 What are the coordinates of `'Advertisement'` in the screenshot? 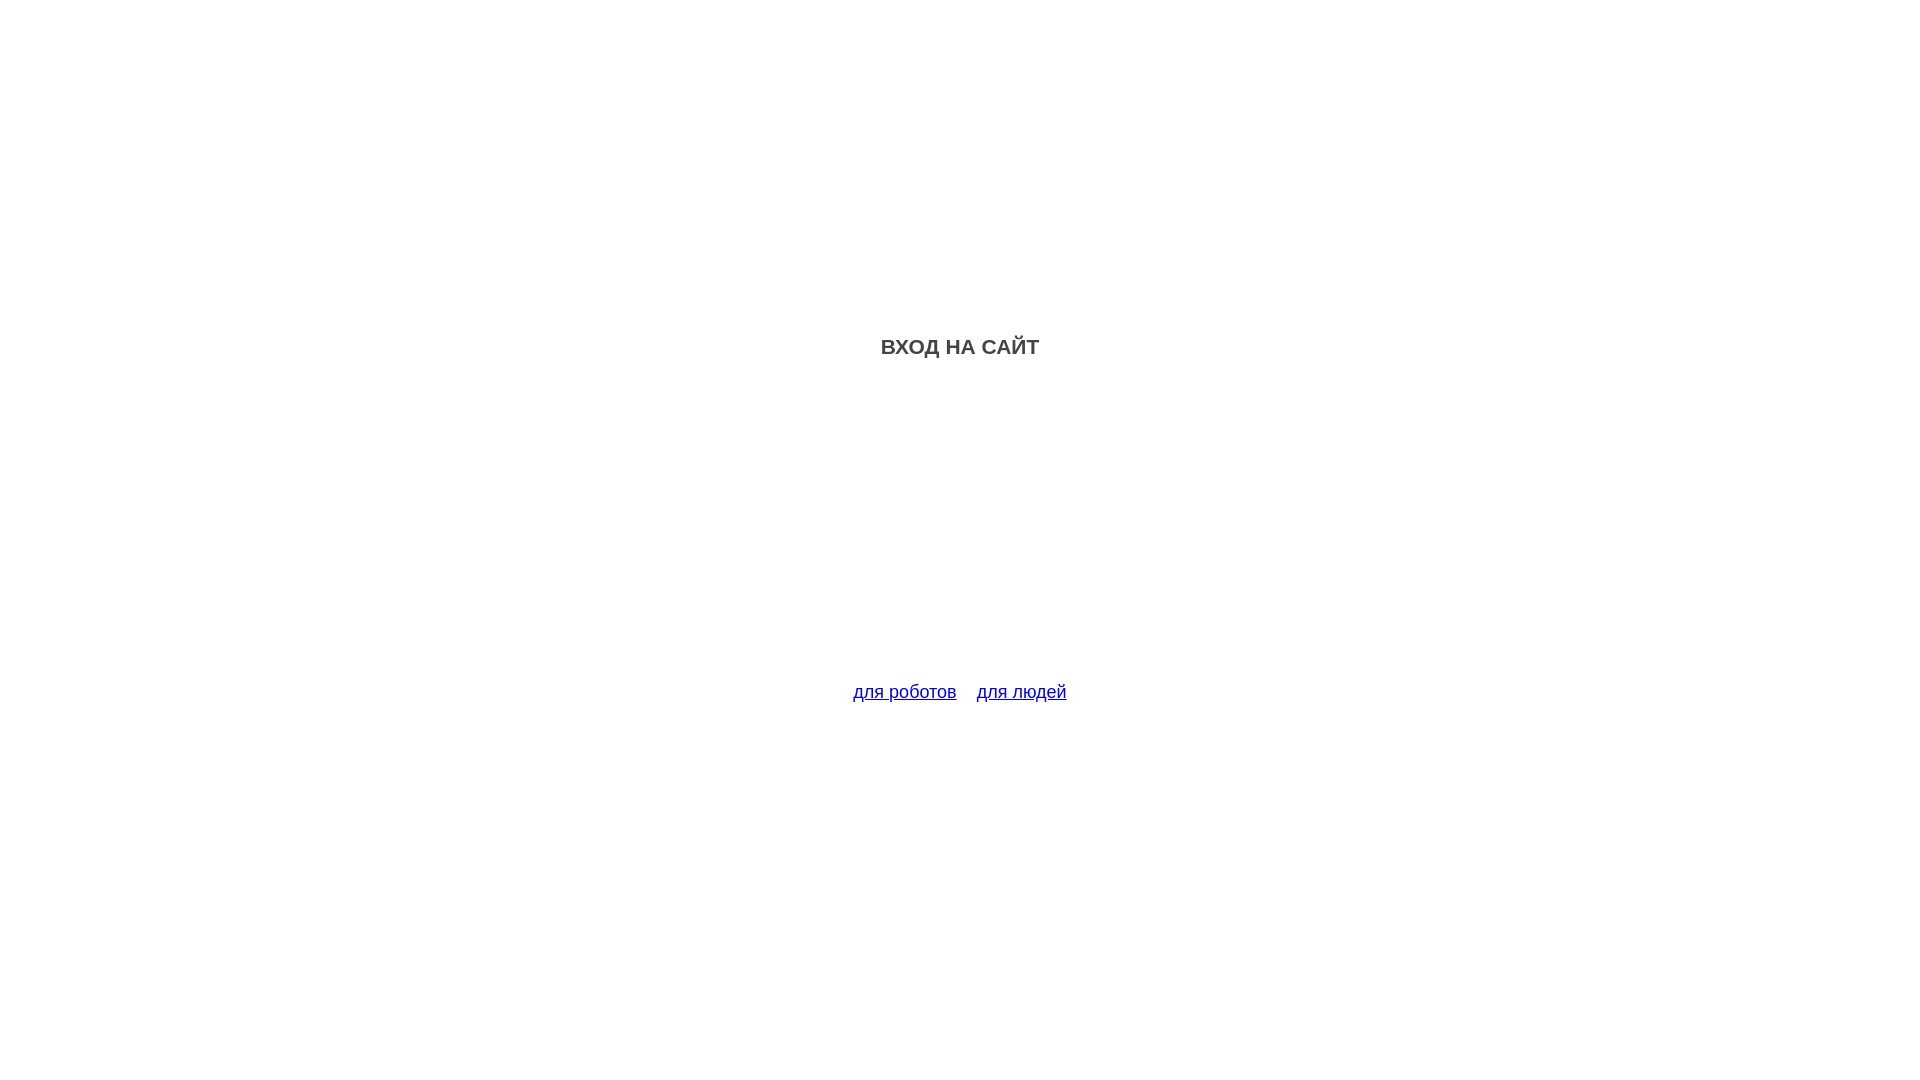 It's located at (960, 531).